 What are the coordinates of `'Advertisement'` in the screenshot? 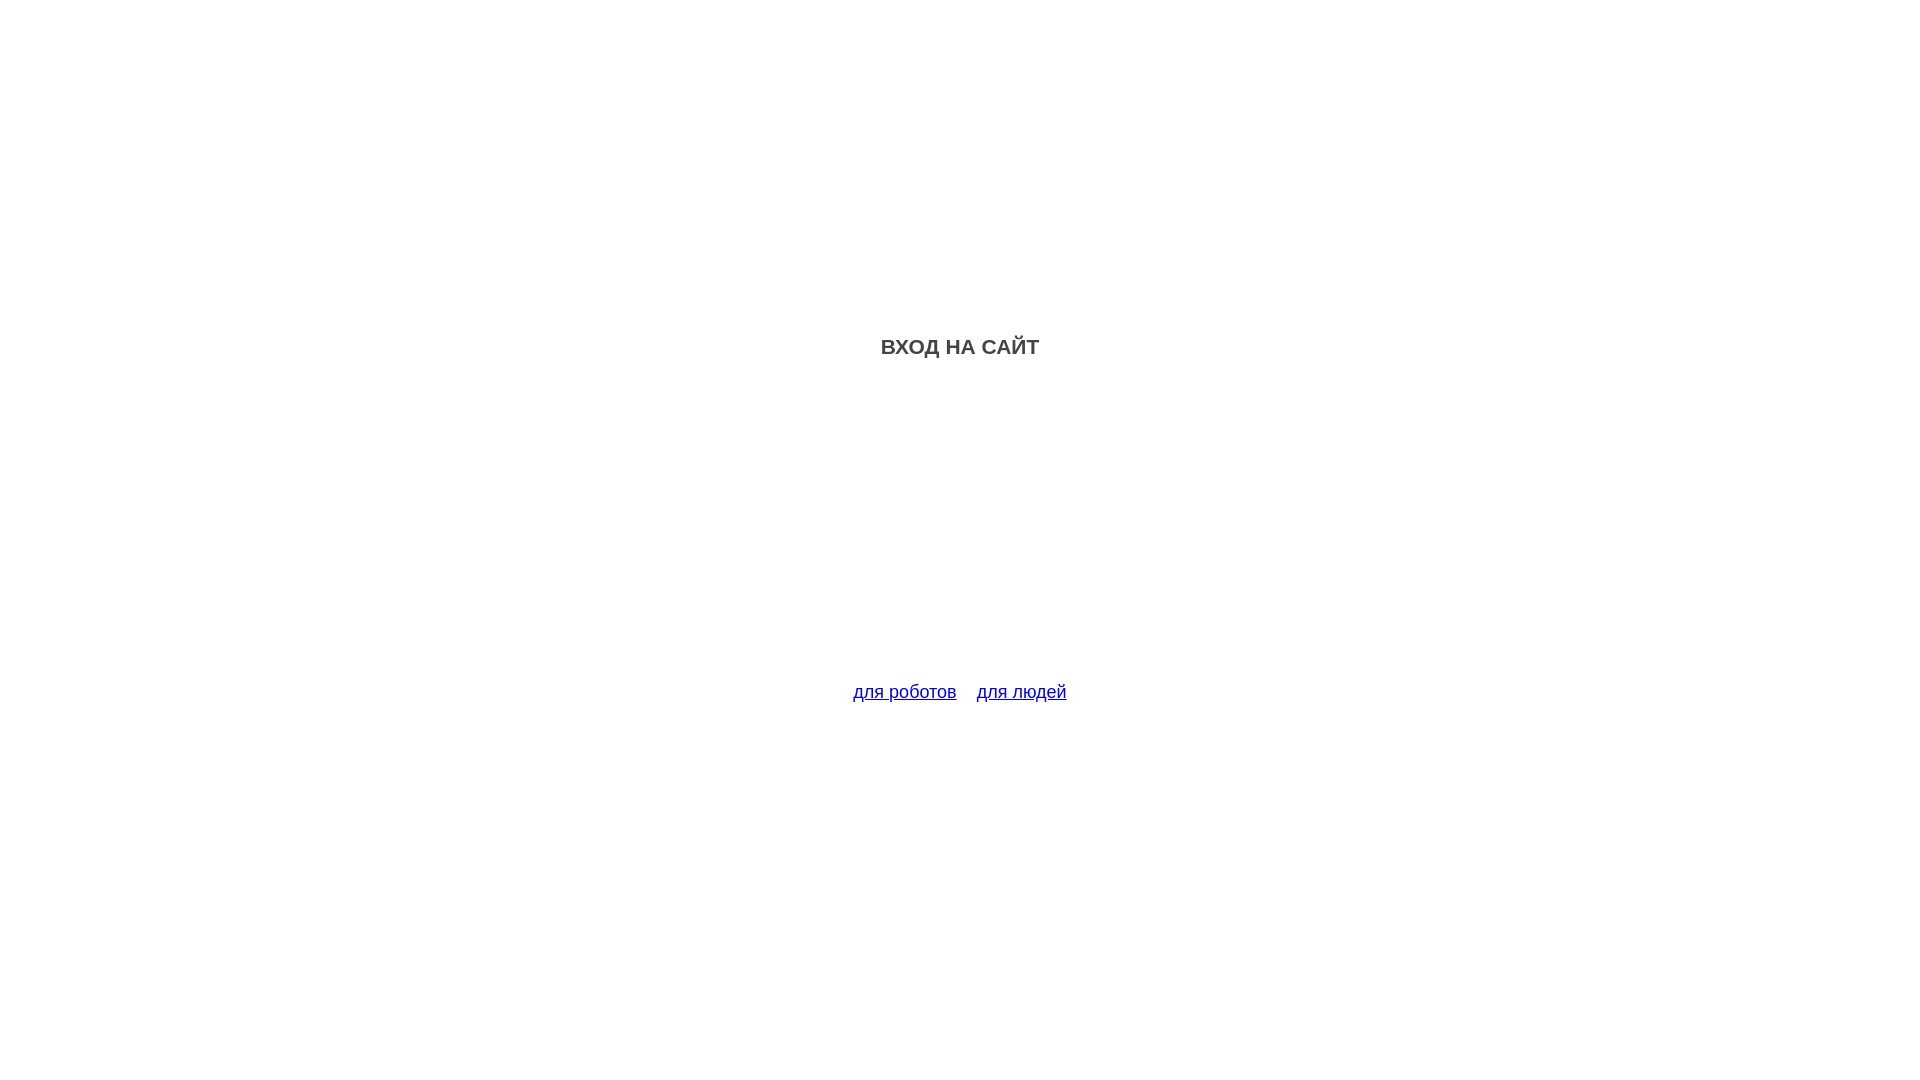 It's located at (960, 531).